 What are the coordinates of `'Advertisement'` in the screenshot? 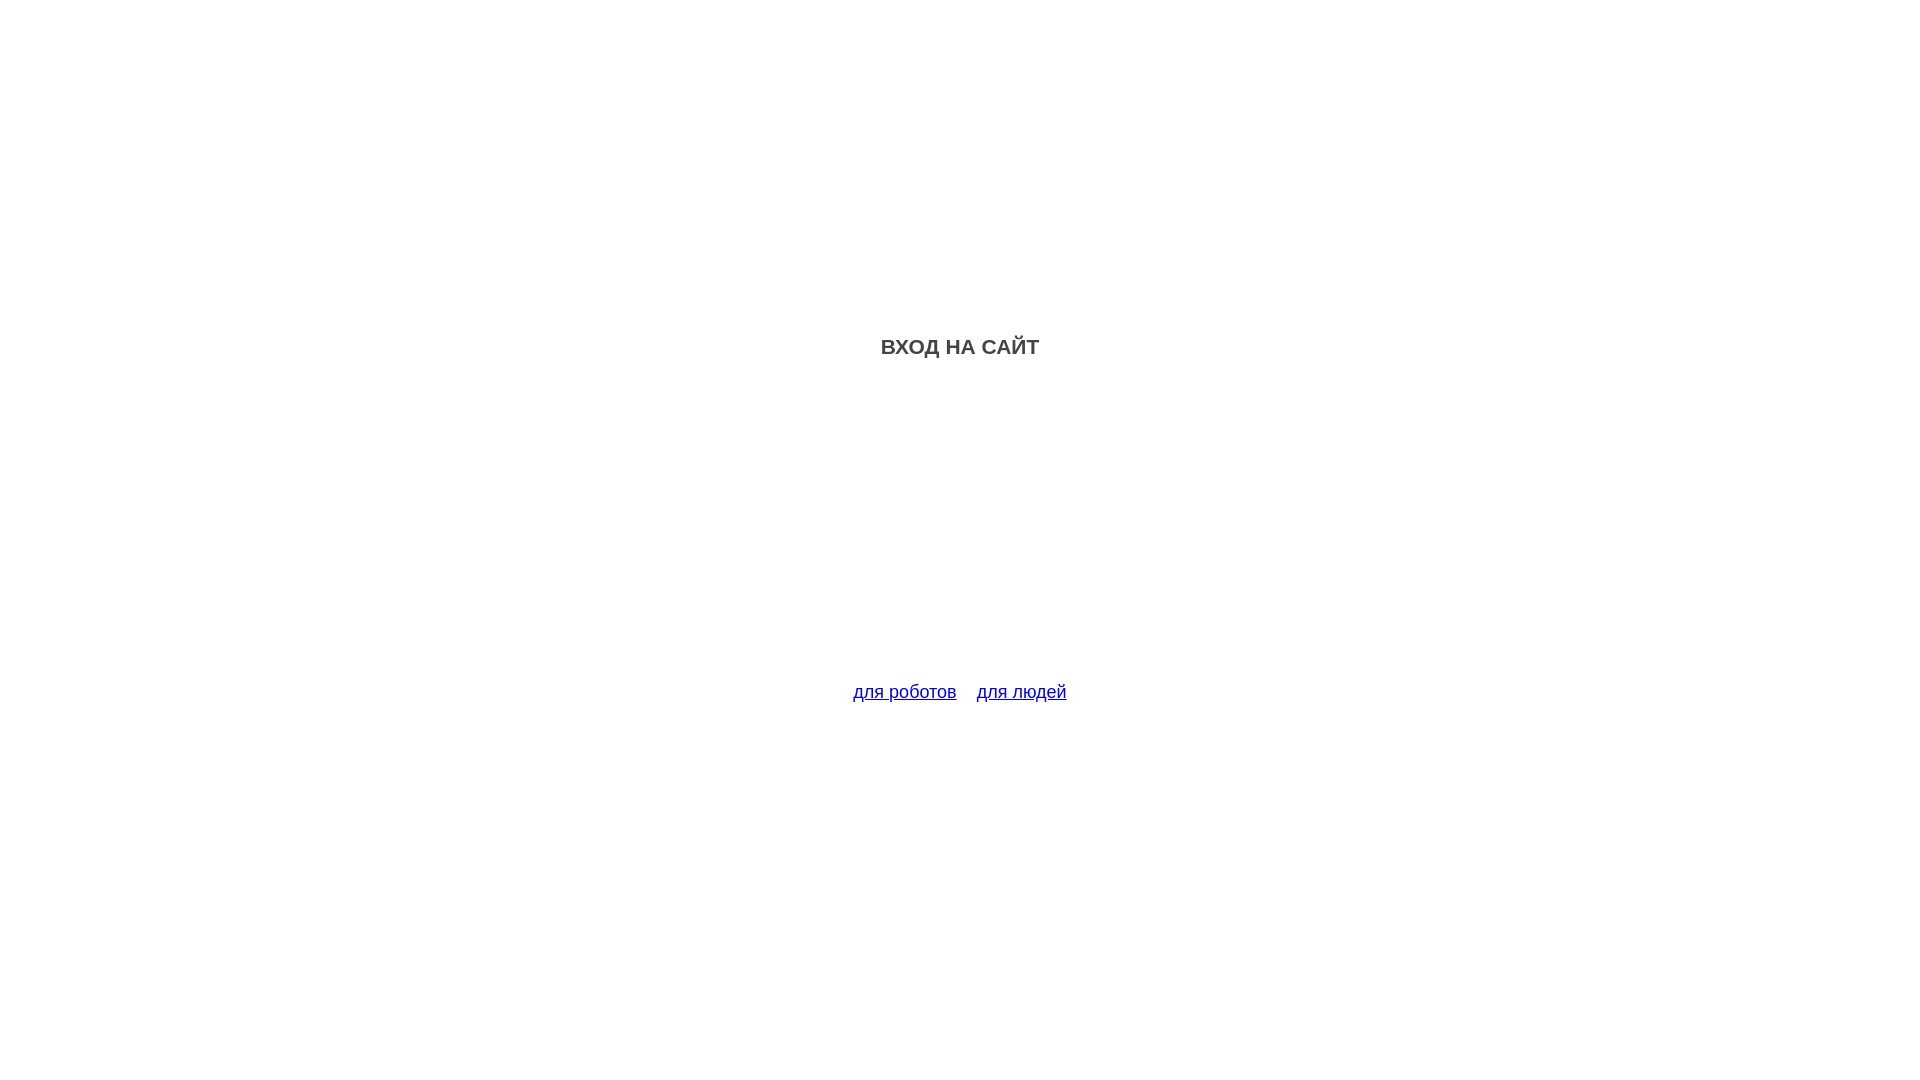 It's located at (960, 531).